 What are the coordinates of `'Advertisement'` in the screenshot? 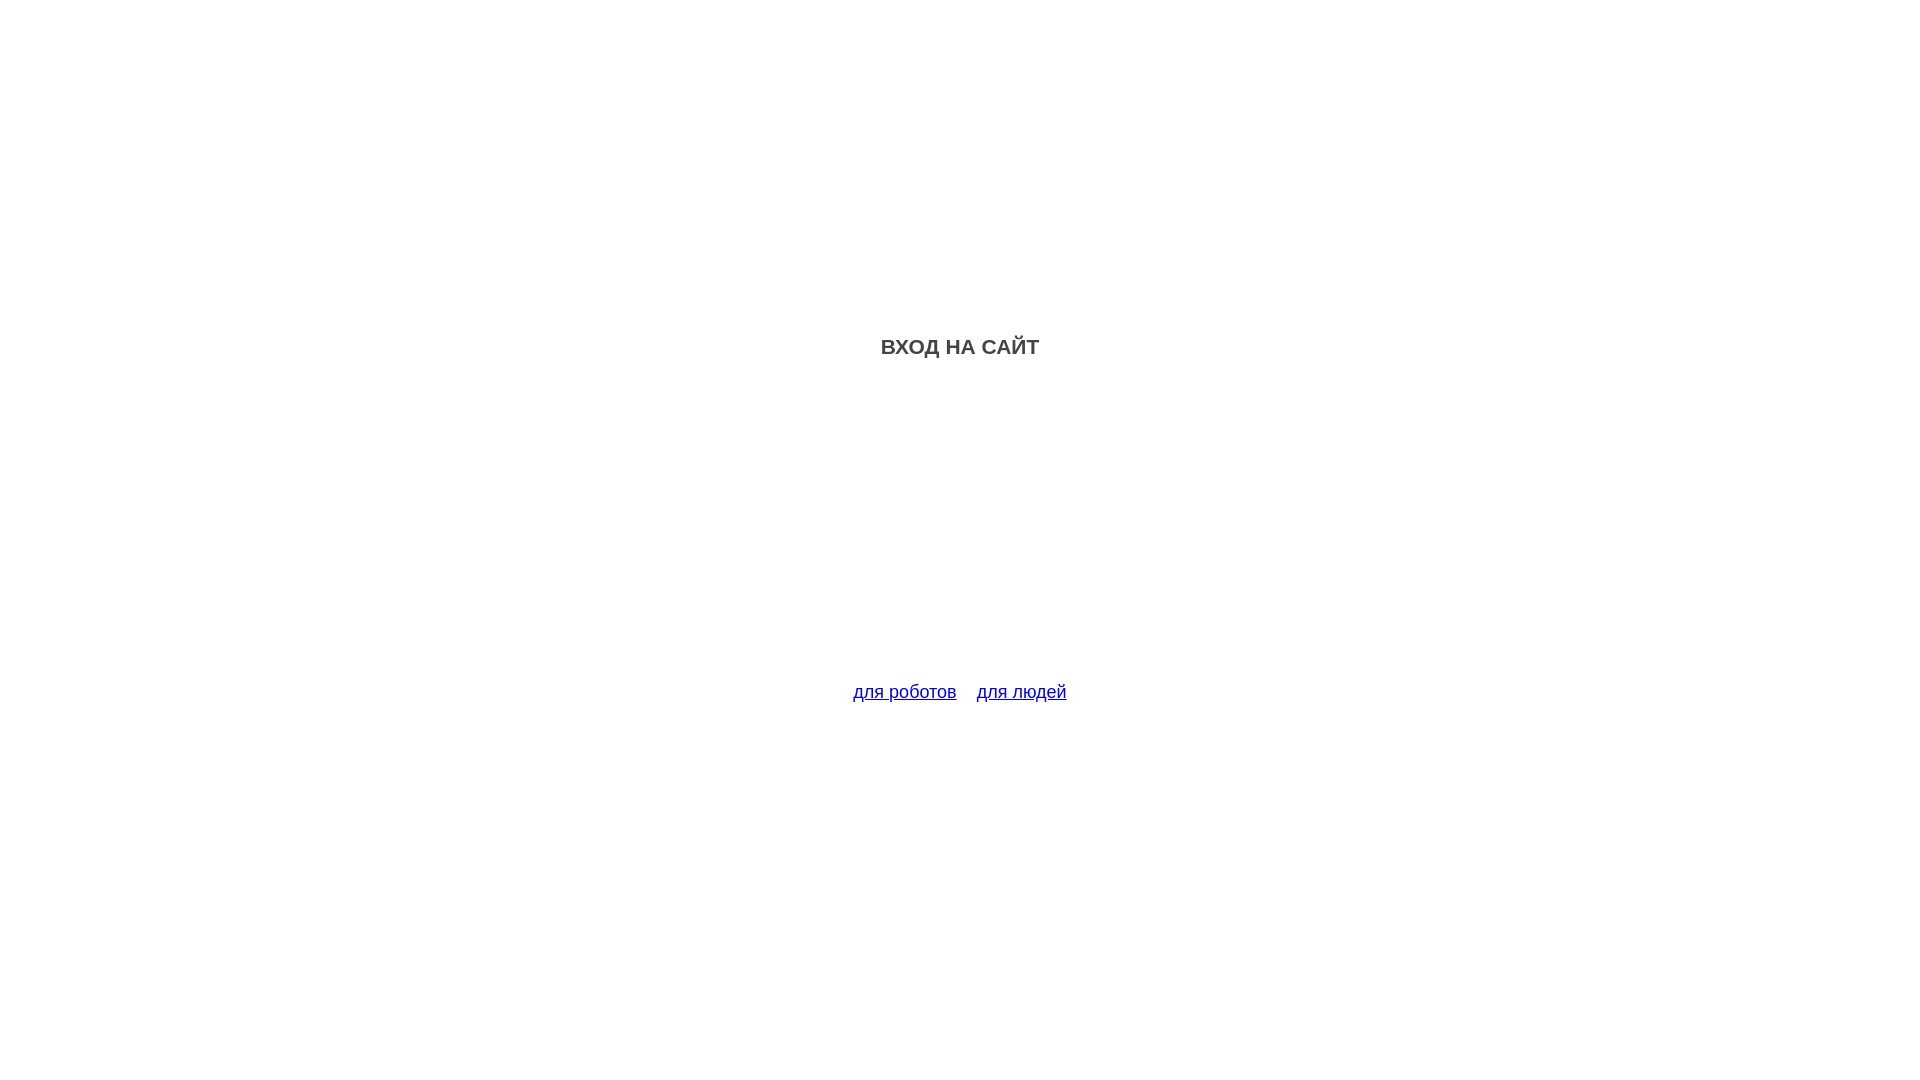 It's located at (960, 531).